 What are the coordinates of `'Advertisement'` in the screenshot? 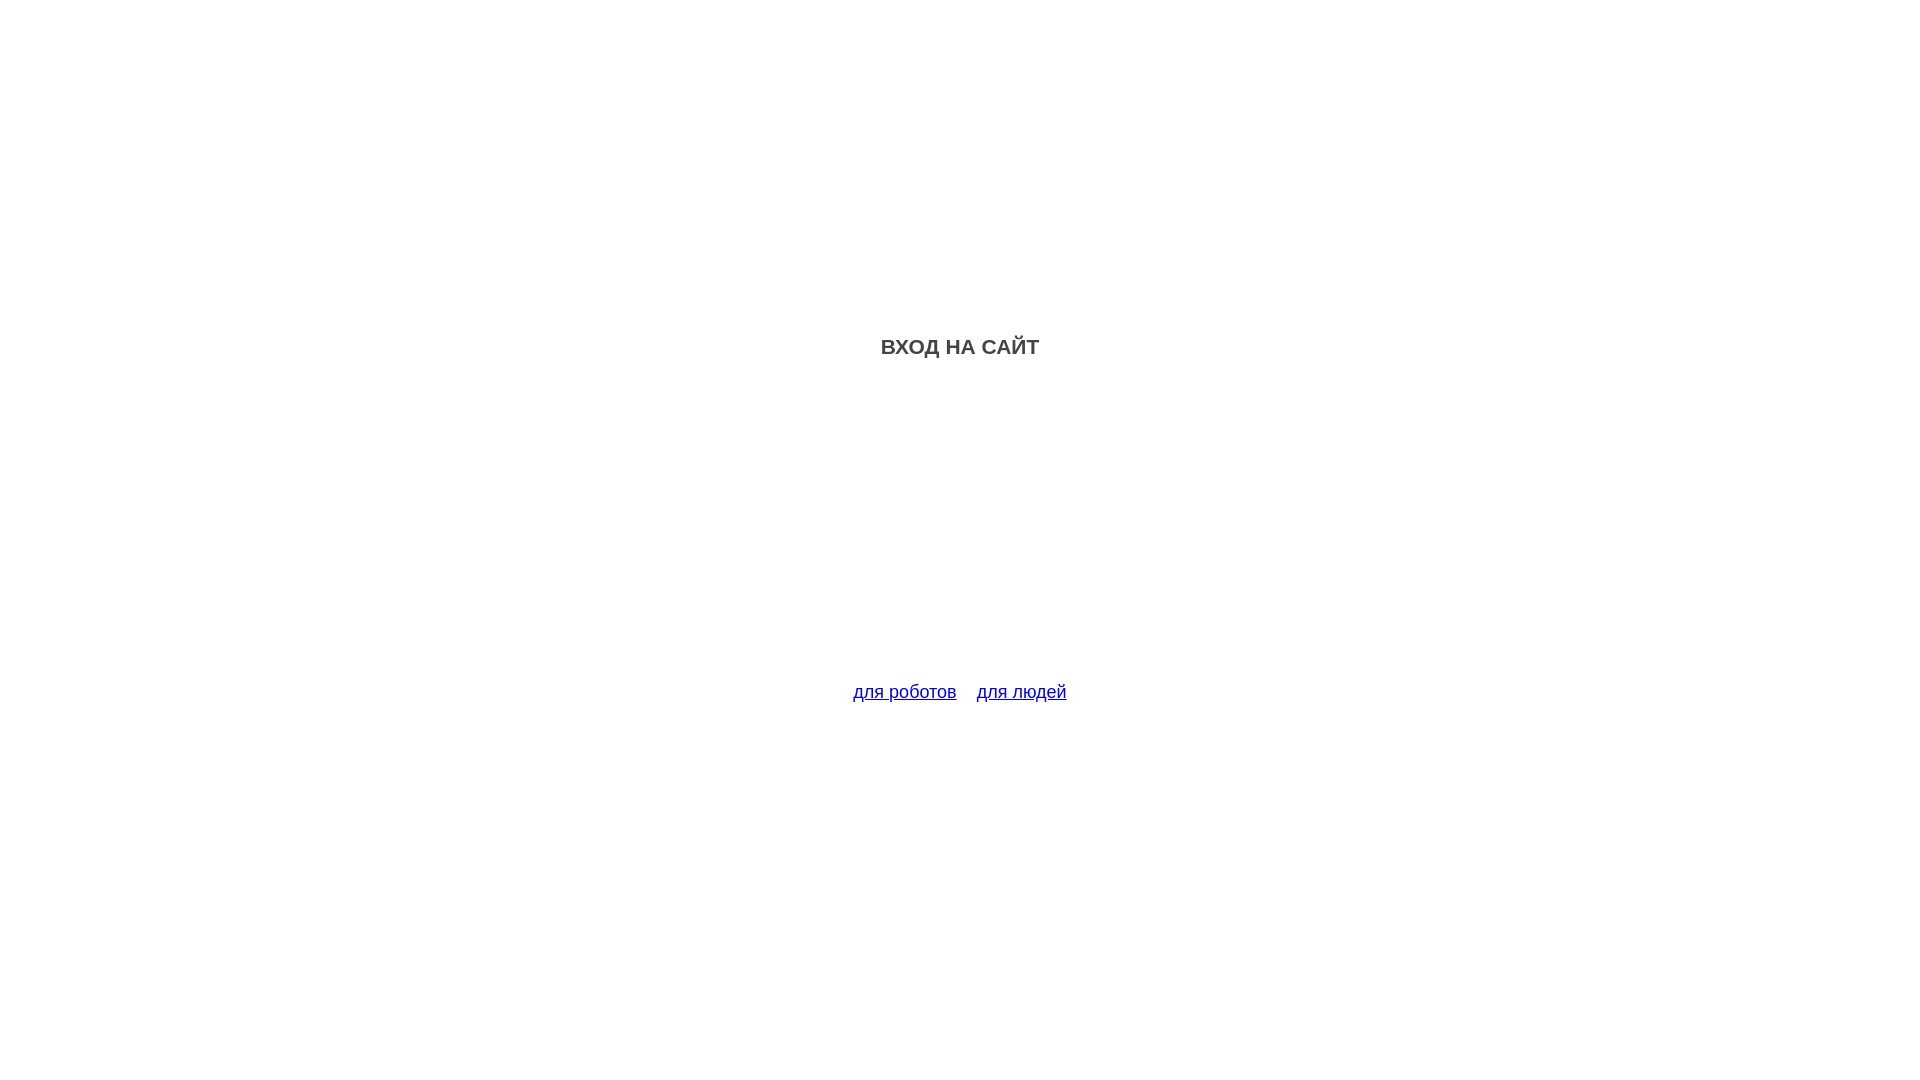 It's located at (960, 531).